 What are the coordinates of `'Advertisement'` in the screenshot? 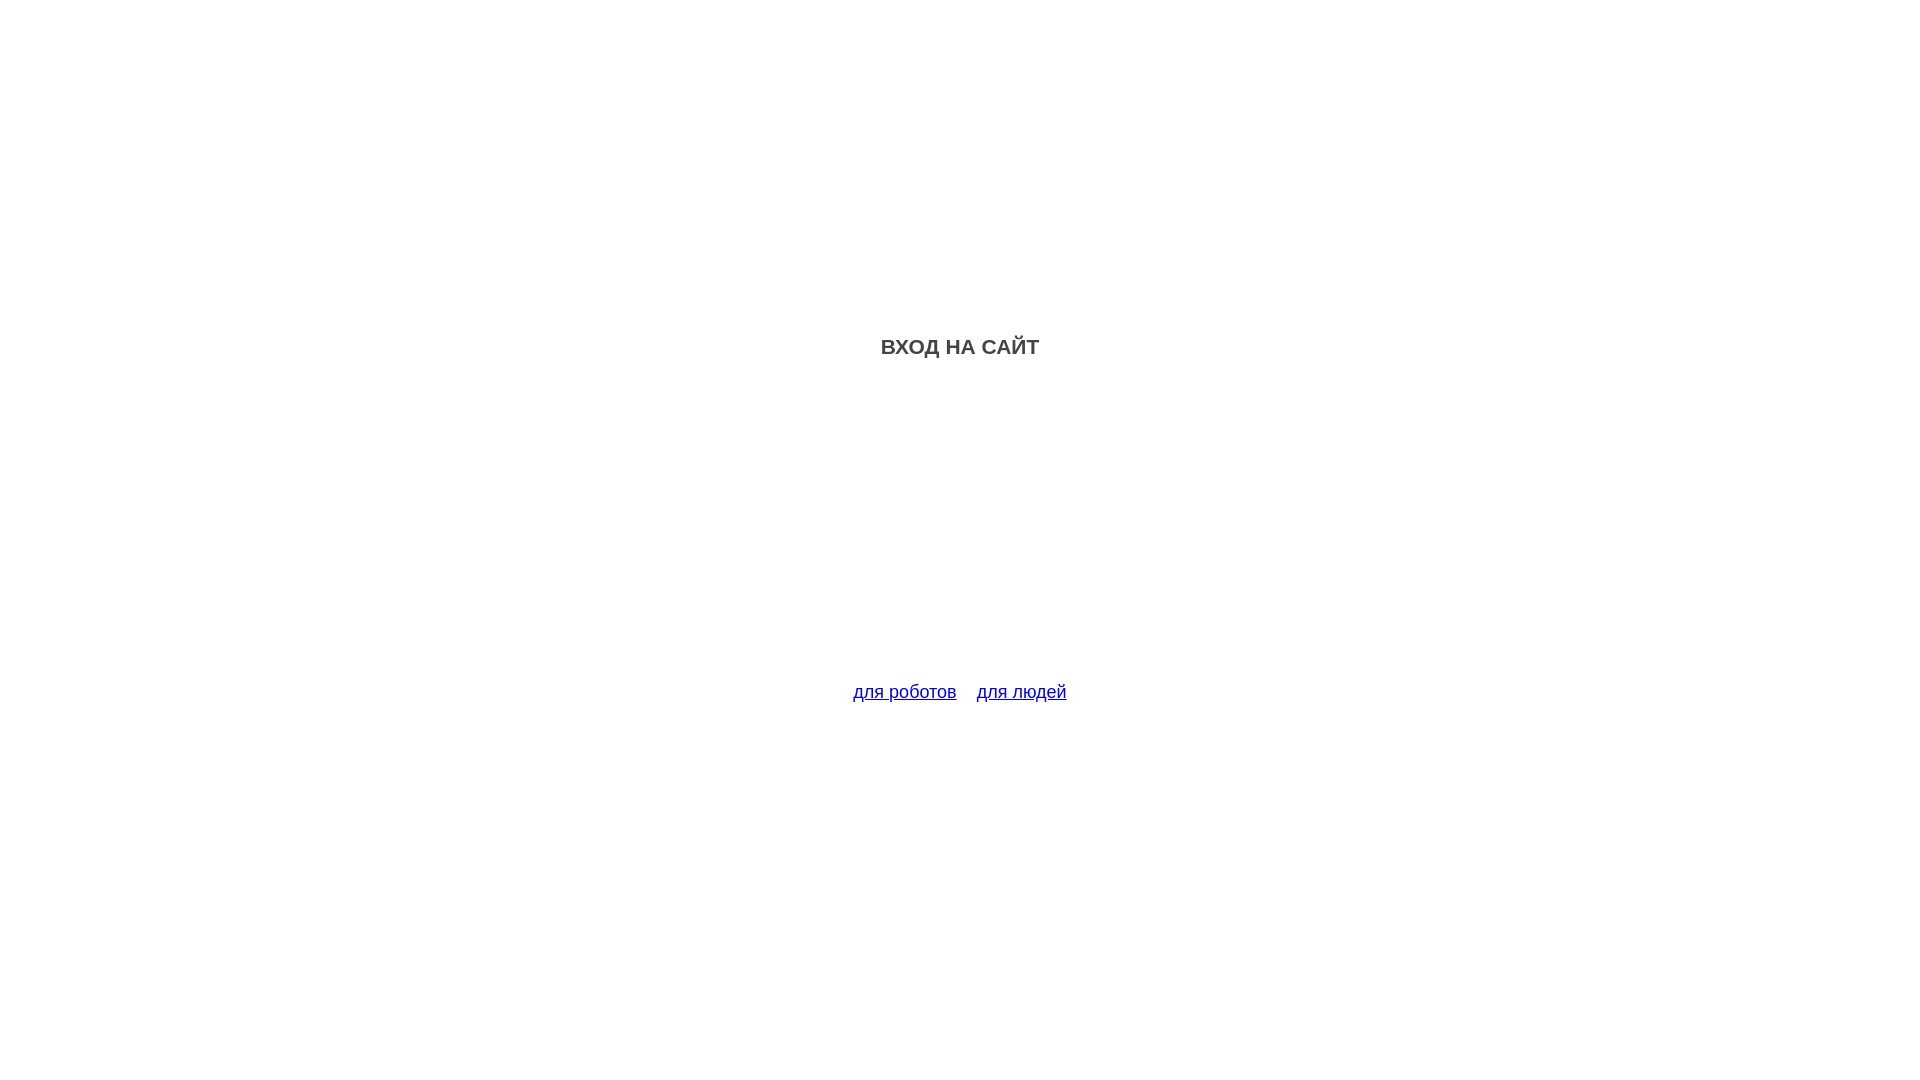 It's located at (960, 531).